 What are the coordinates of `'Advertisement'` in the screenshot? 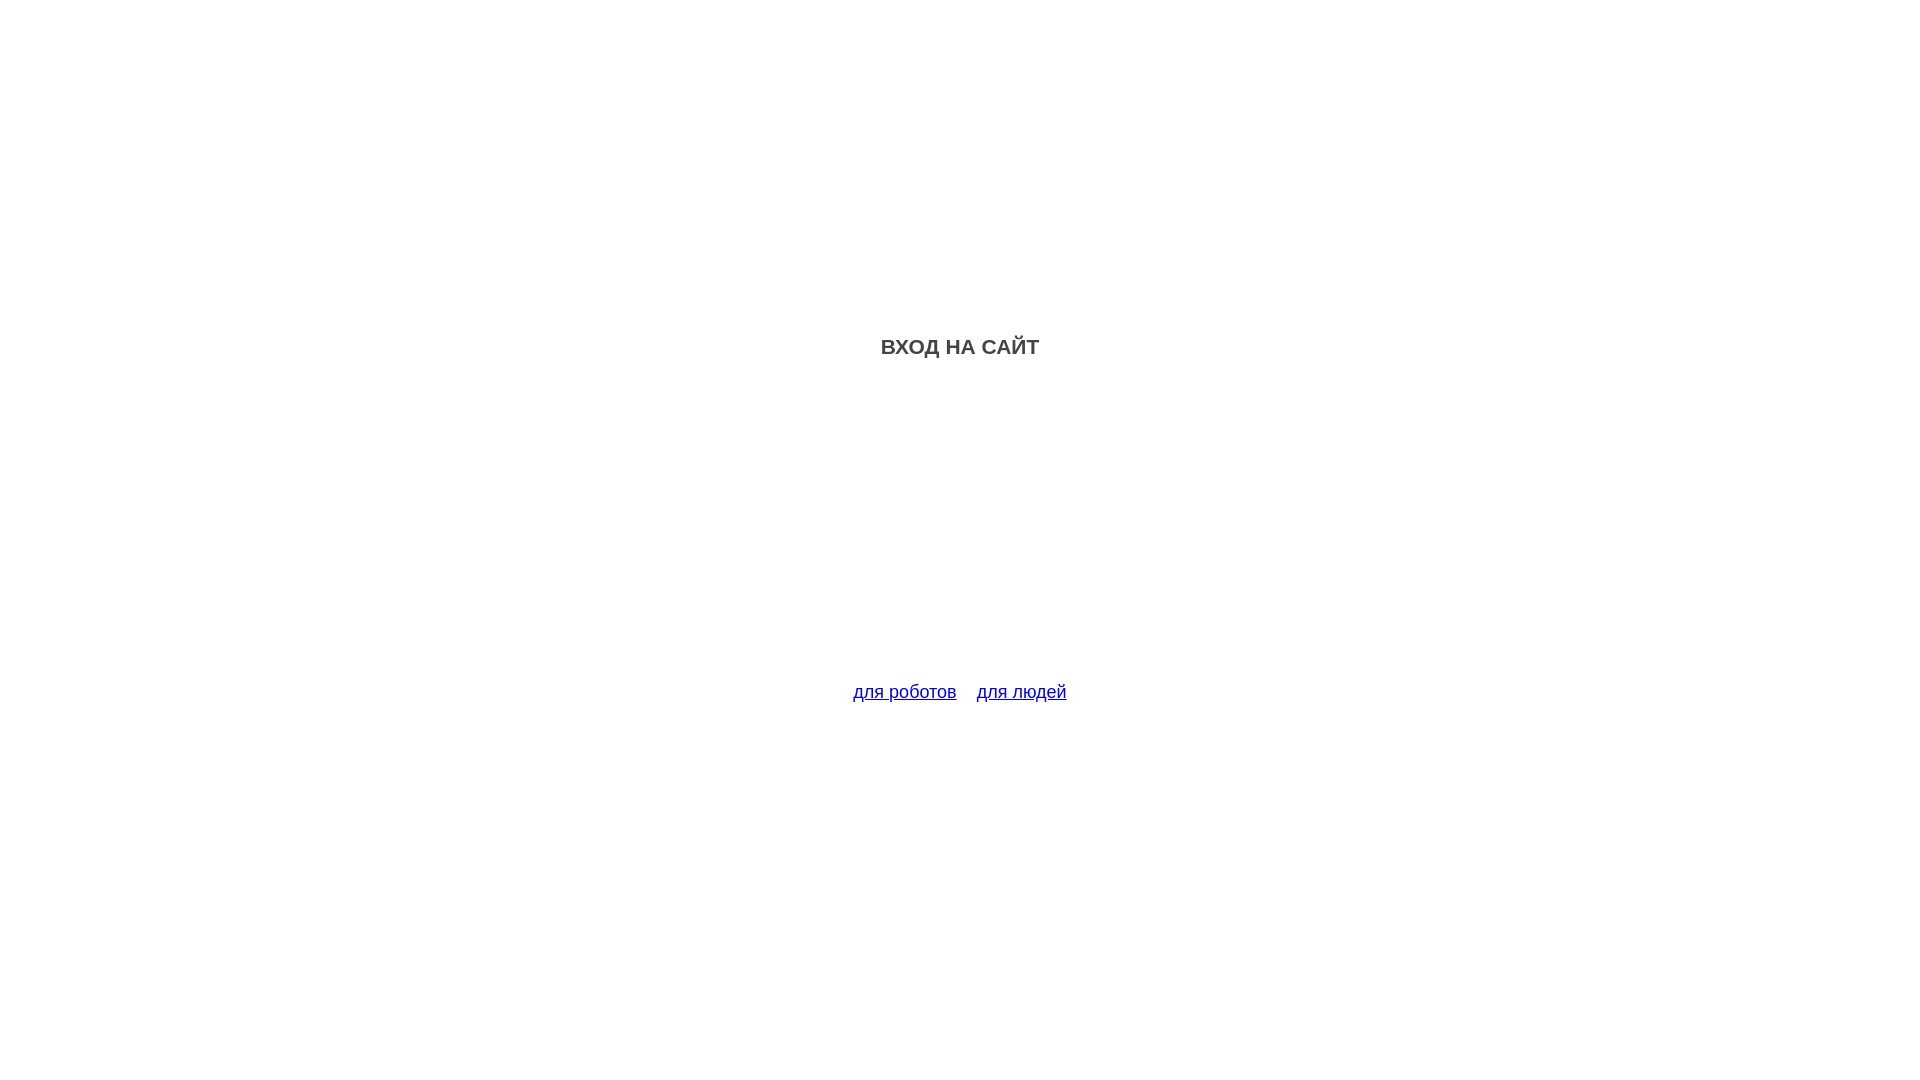 It's located at (960, 531).